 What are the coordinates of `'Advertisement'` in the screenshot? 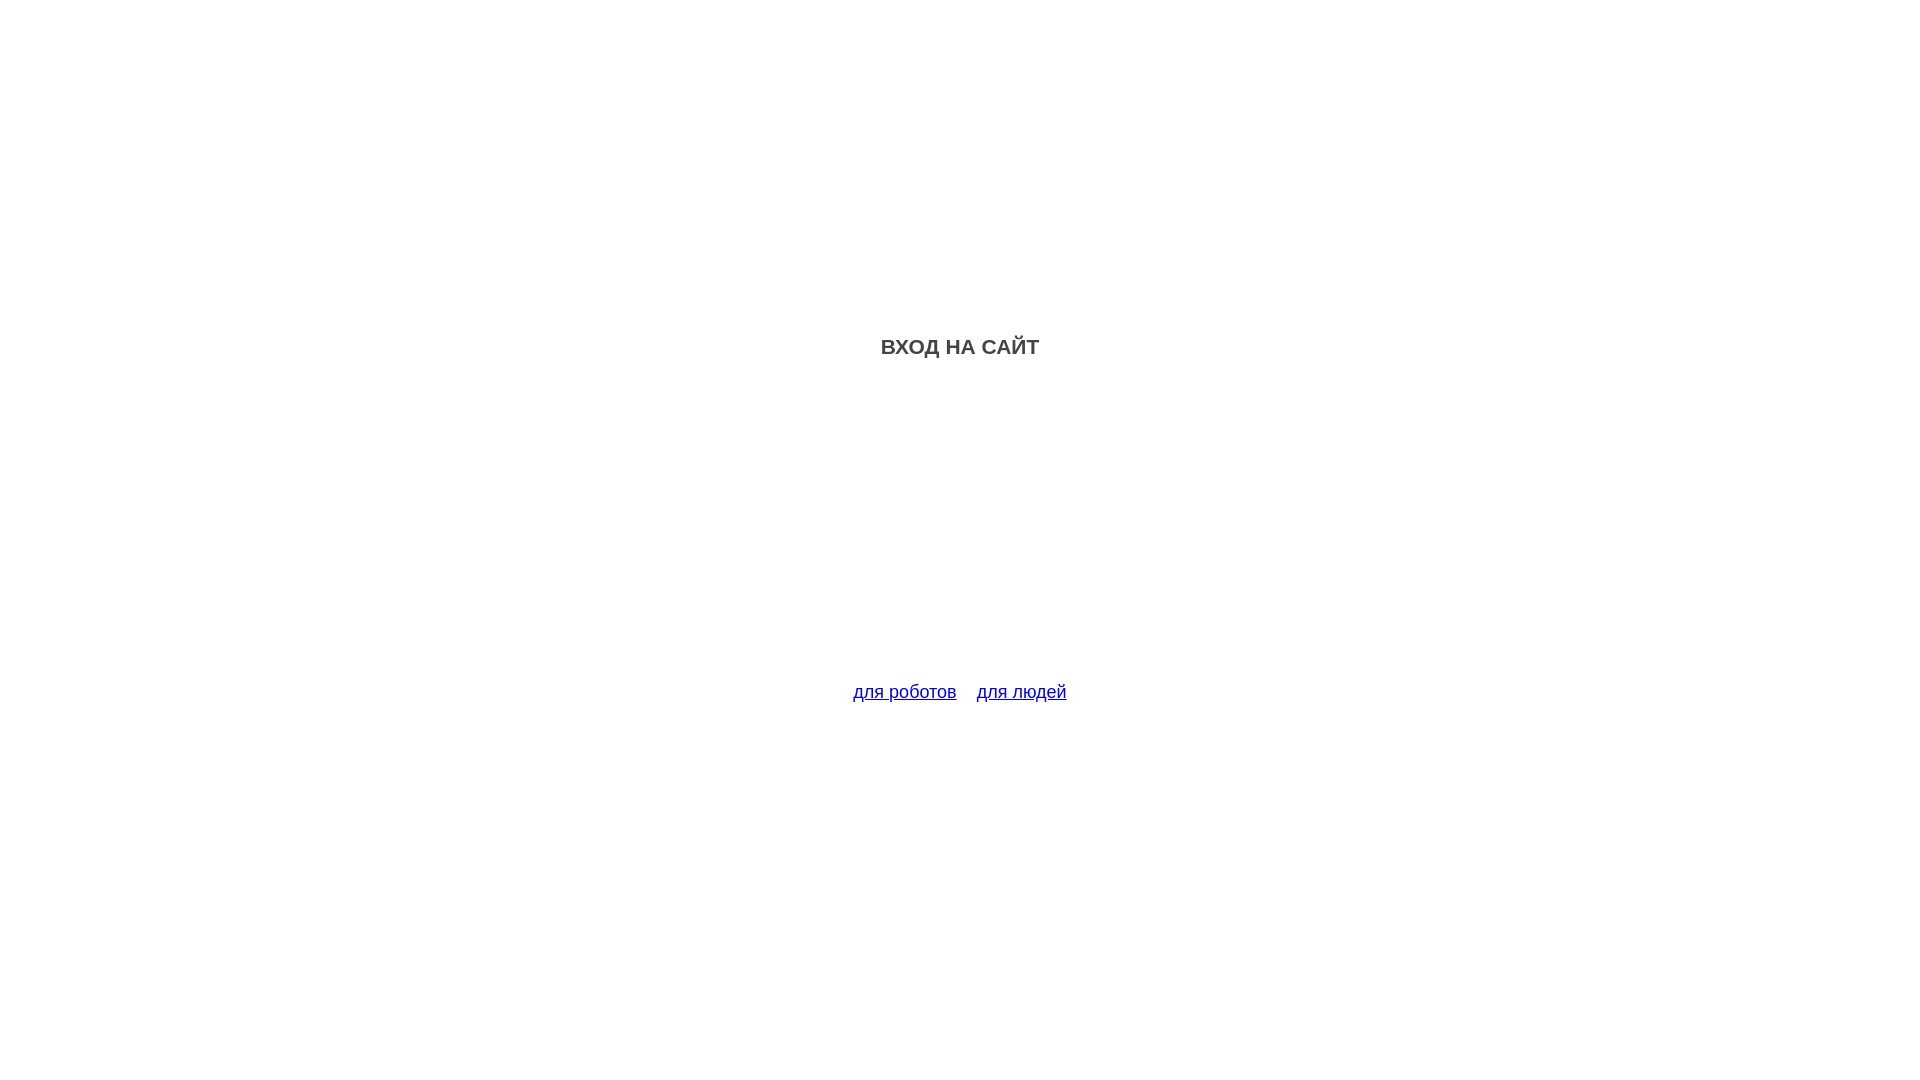 It's located at (960, 531).